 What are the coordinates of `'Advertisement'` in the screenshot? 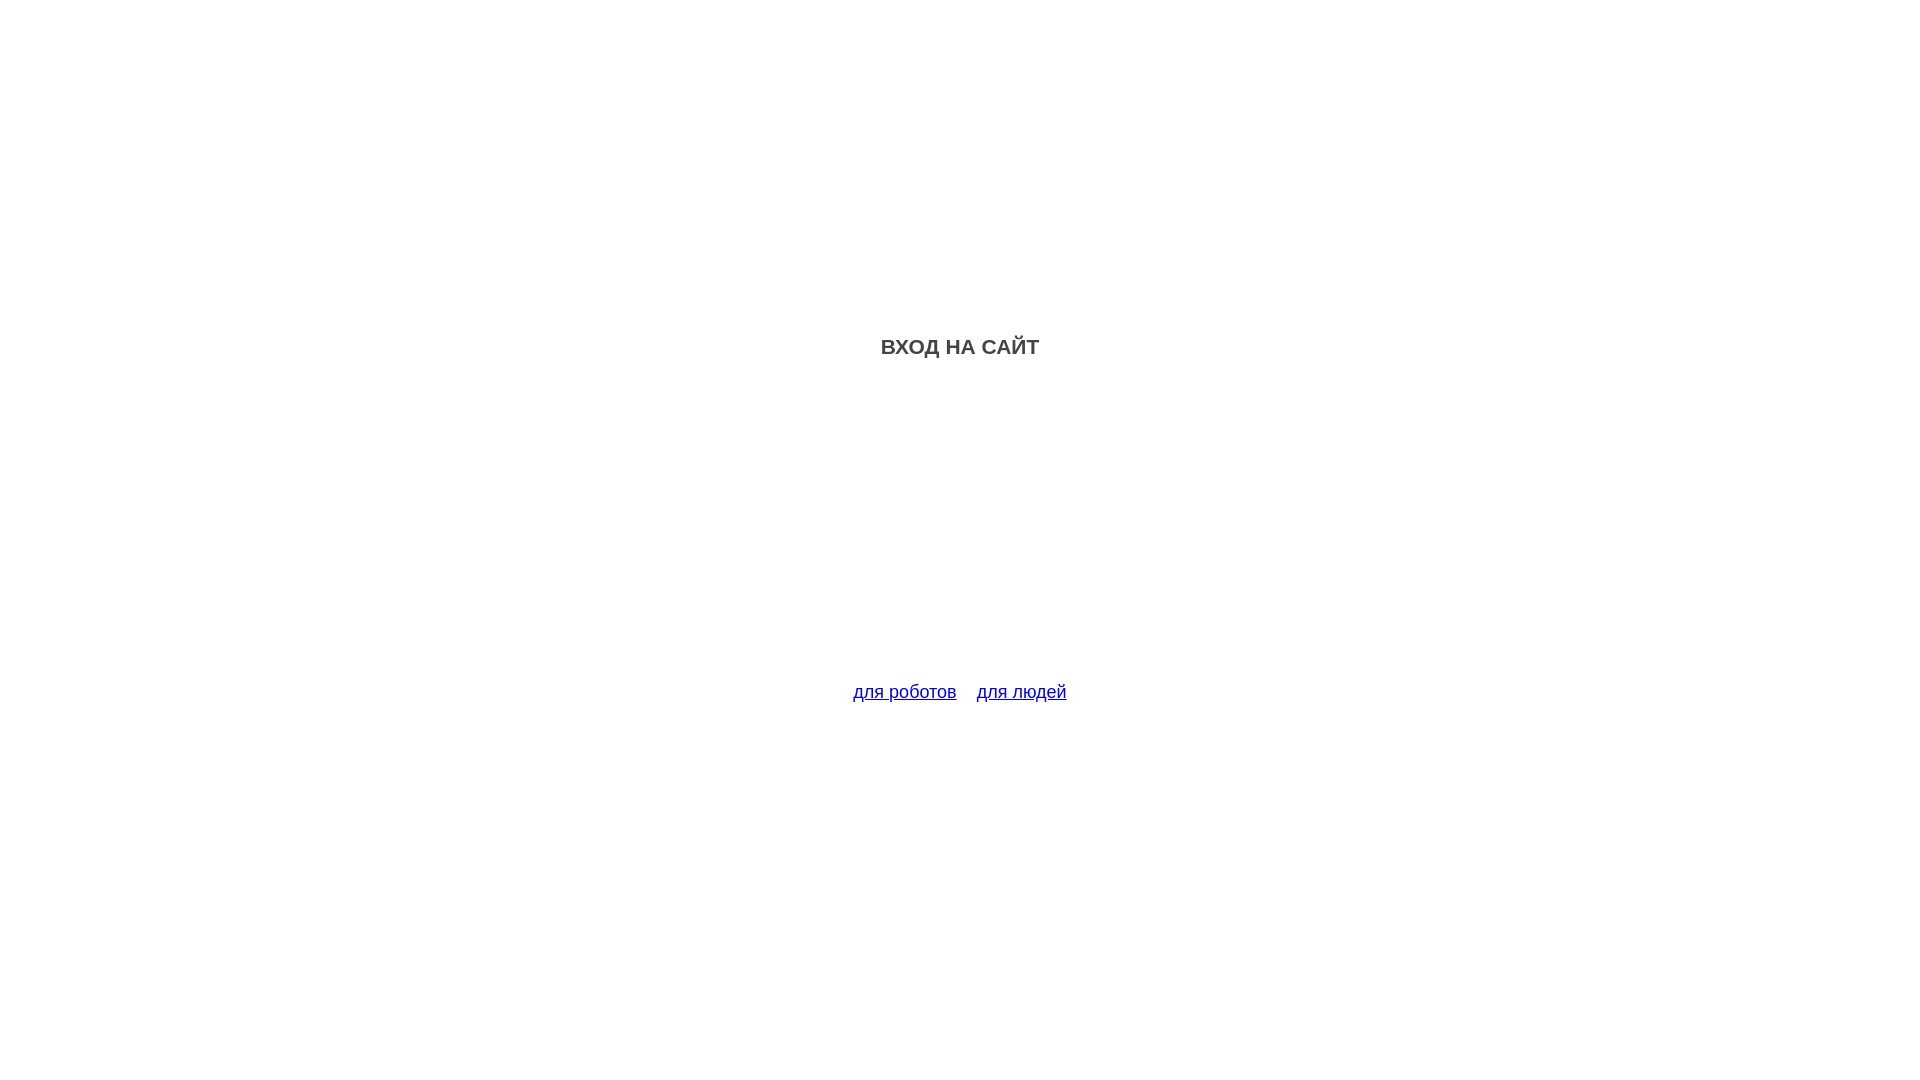 It's located at (960, 531).